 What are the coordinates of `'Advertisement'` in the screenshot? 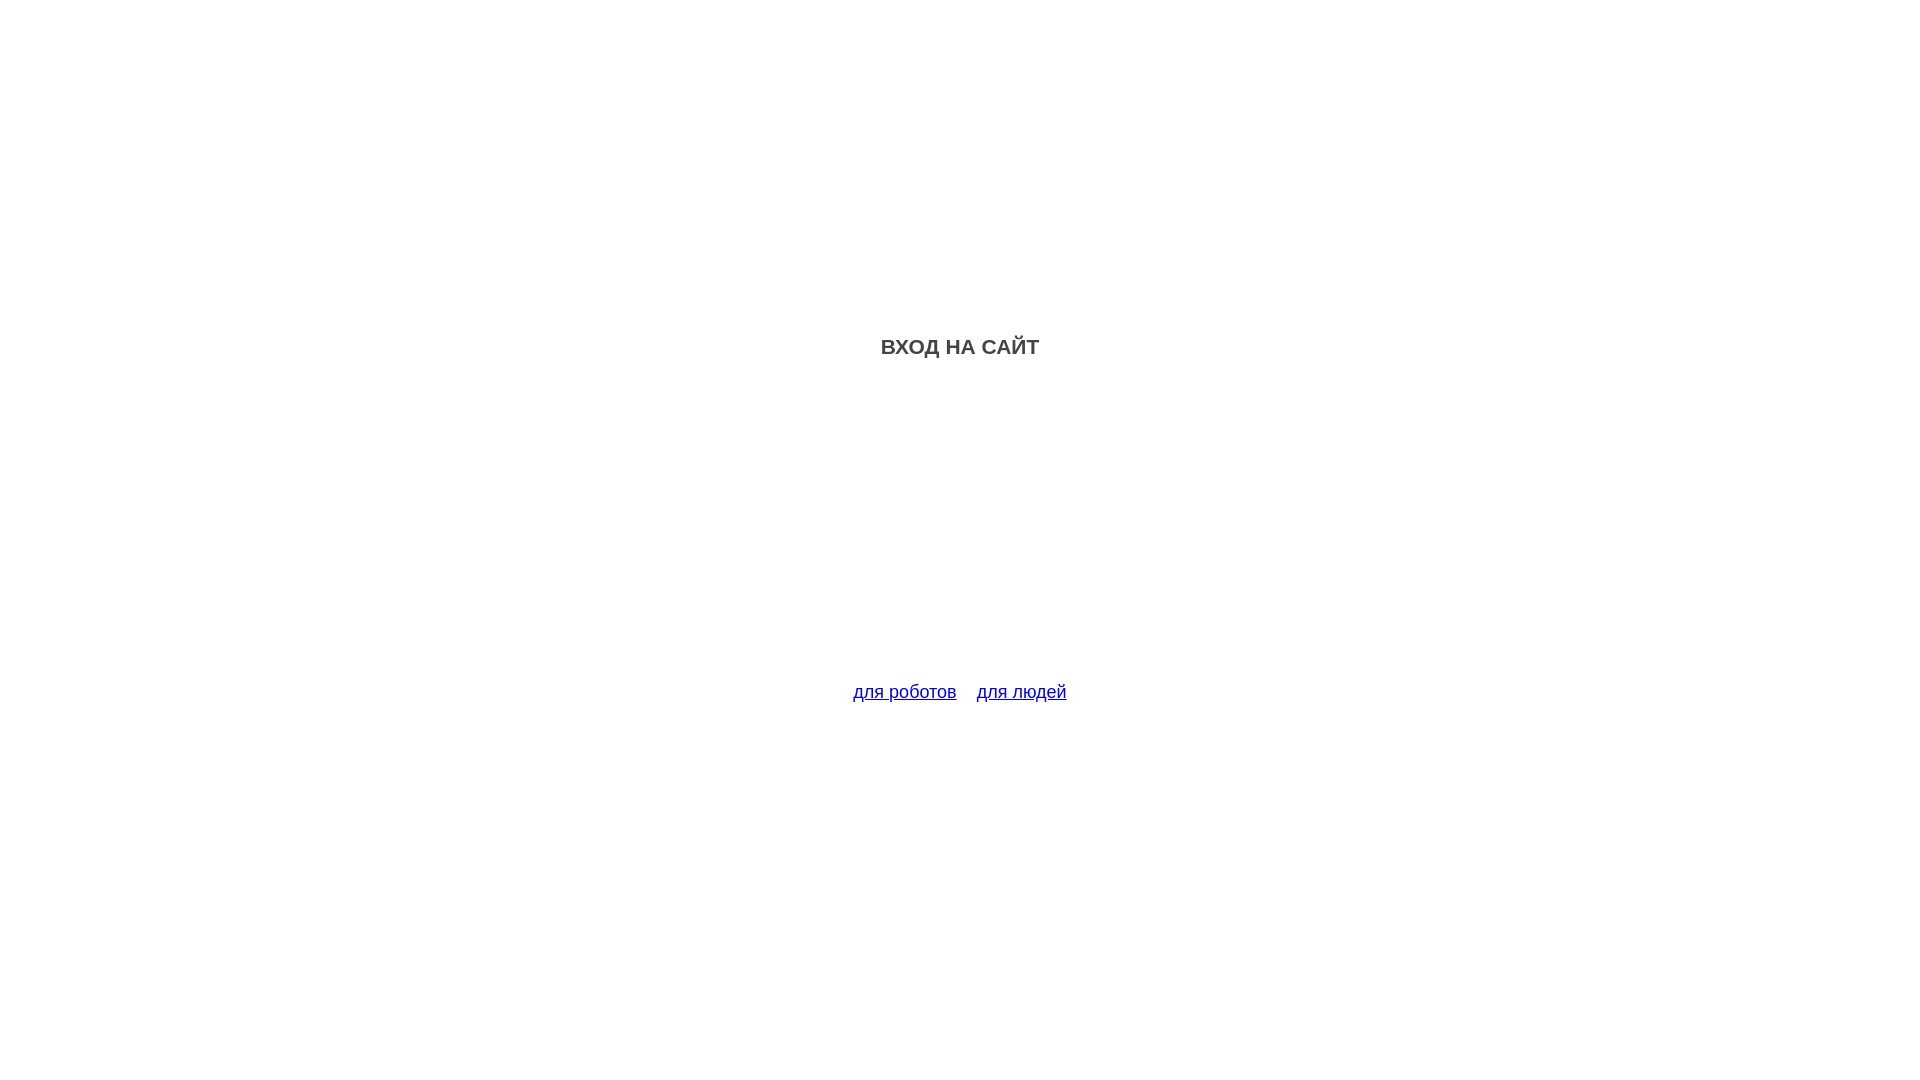 It's located at (960, 531).